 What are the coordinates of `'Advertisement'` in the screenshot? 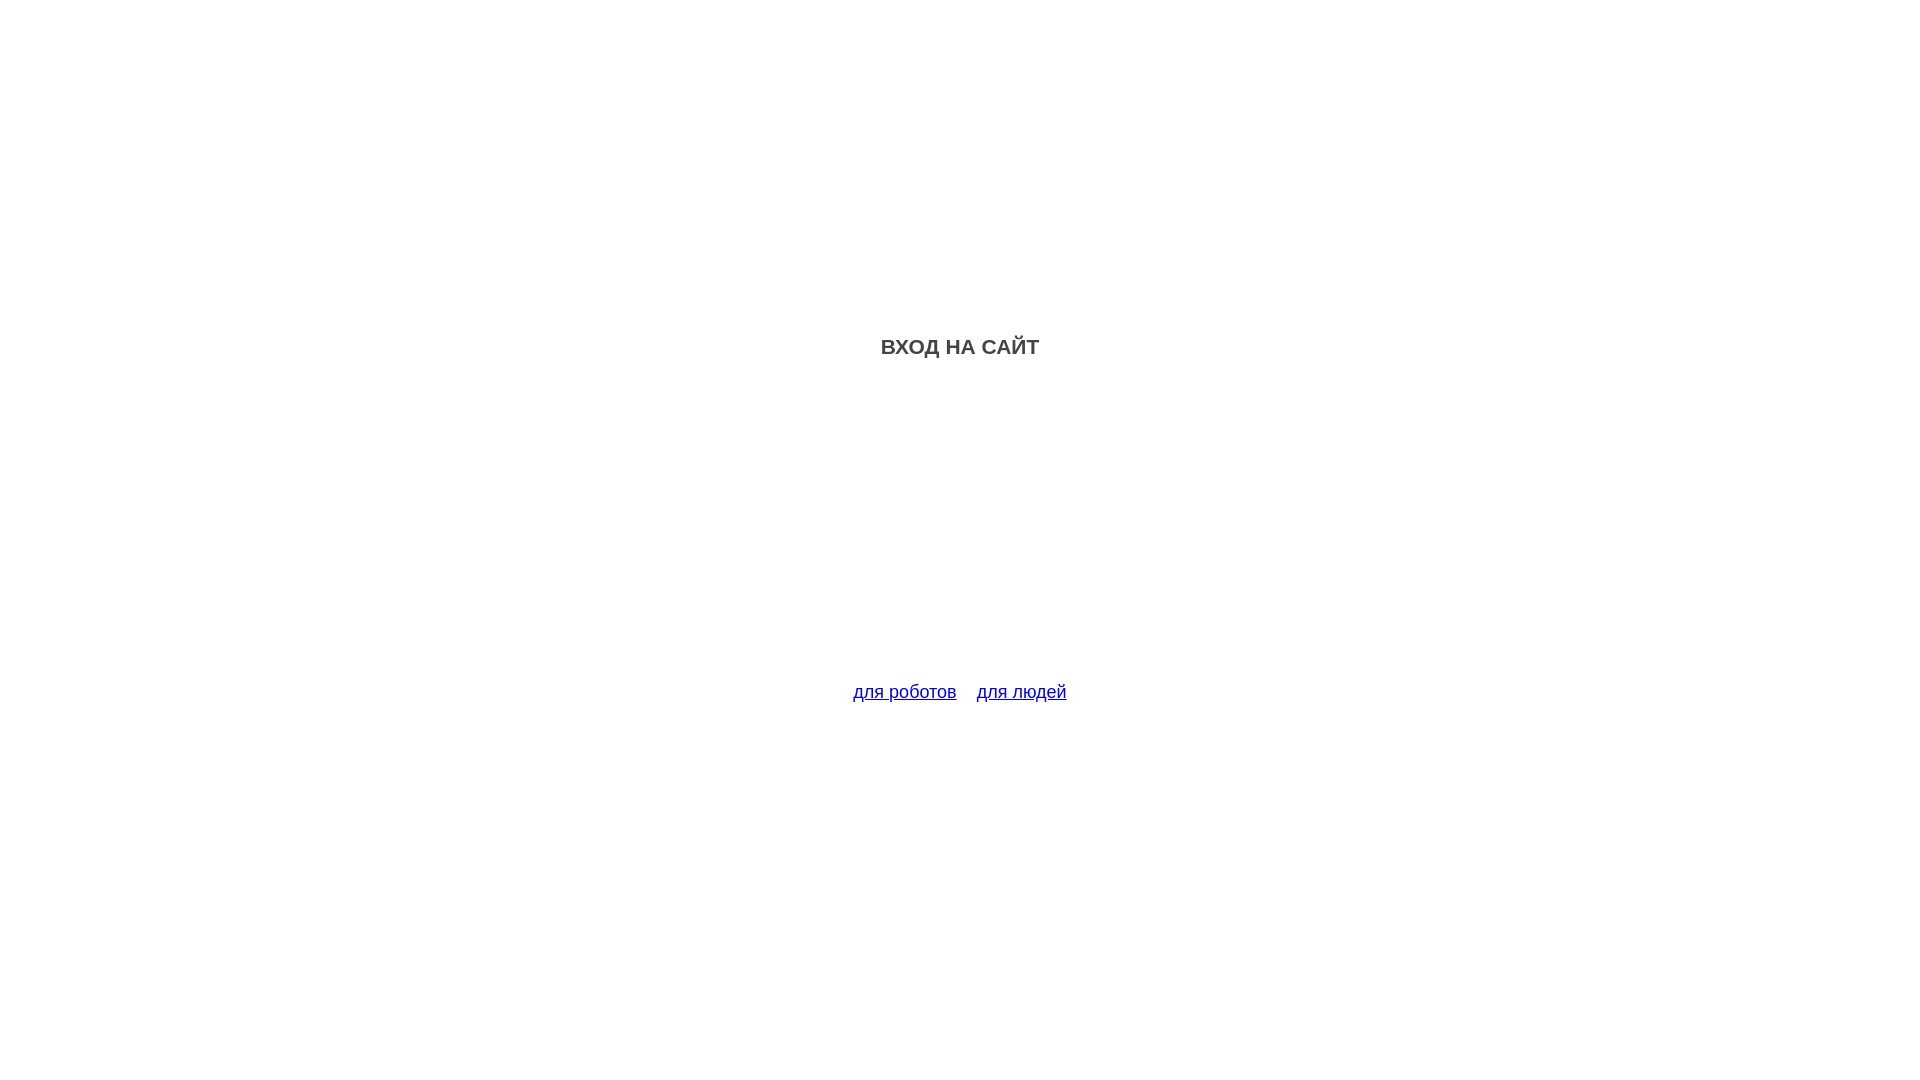 It's located at (960, 531).